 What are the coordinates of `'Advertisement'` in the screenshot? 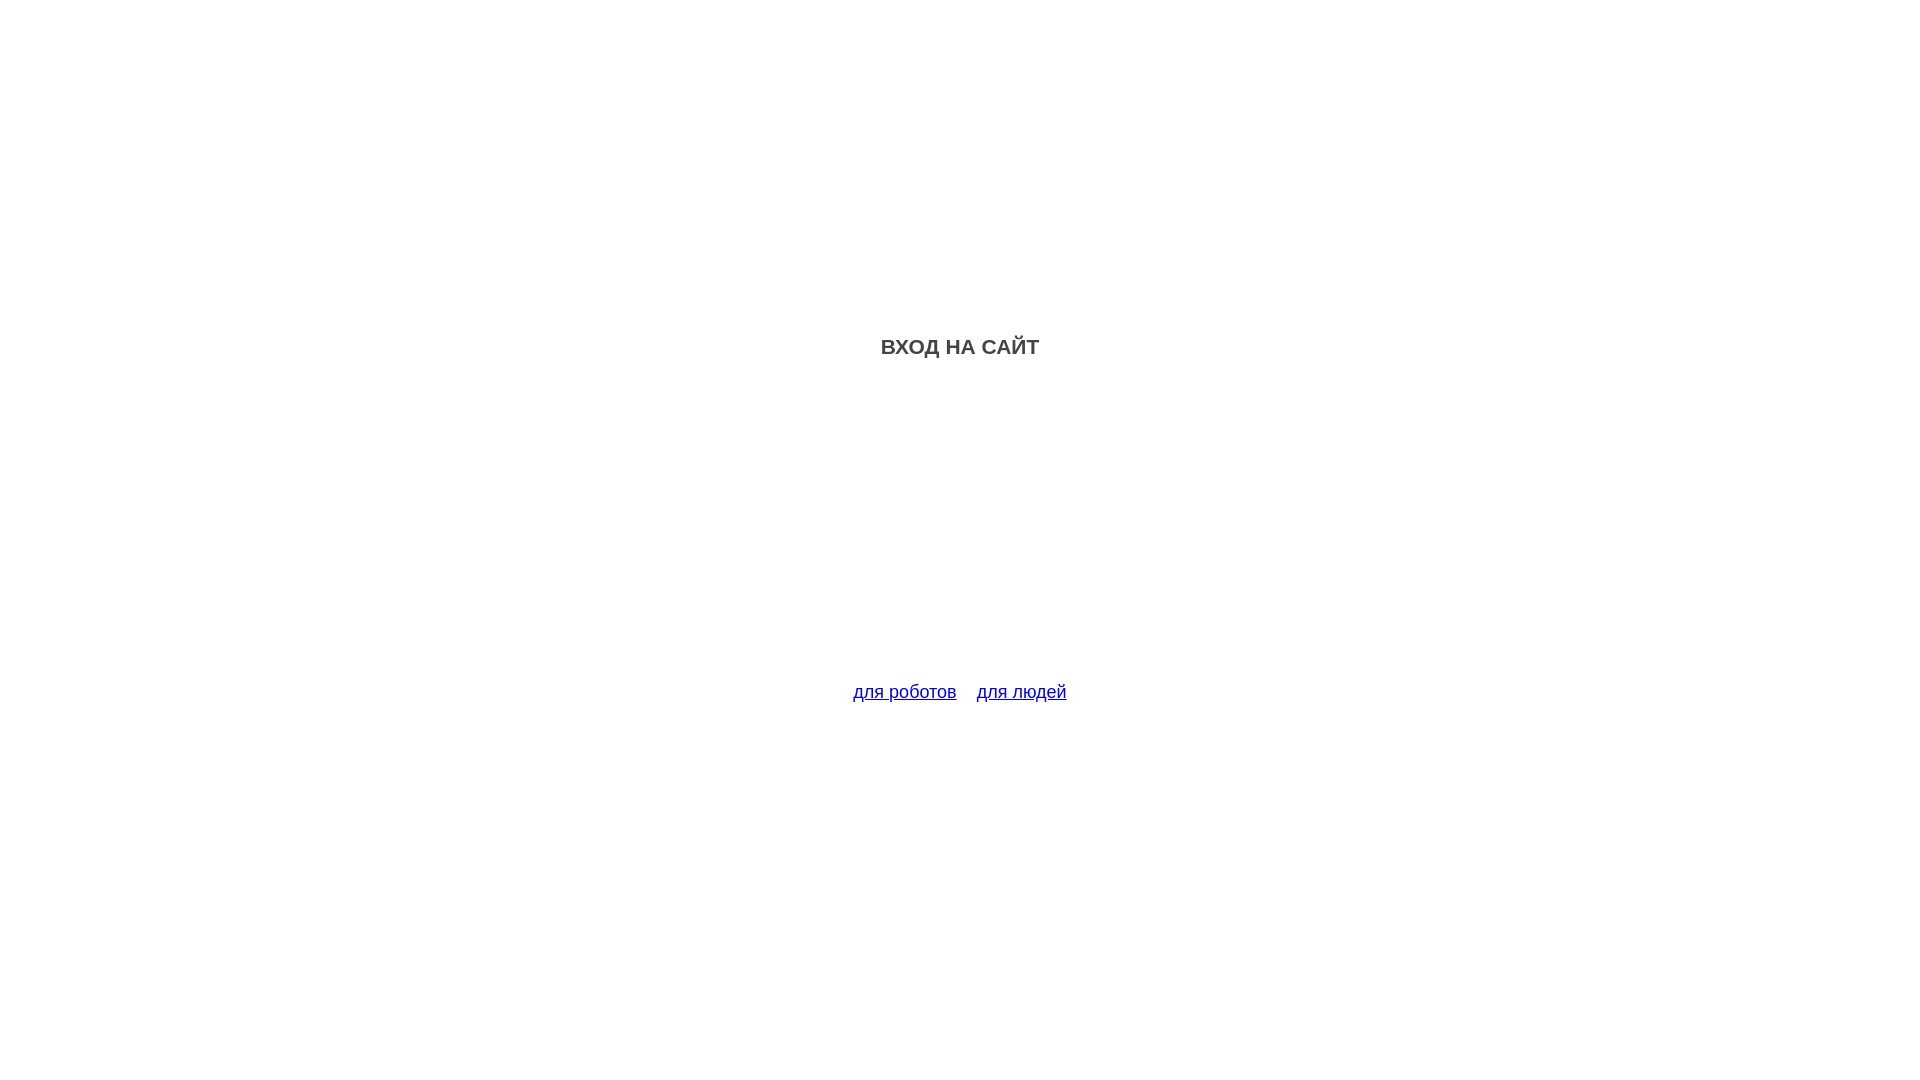 It's located at (960, 531).